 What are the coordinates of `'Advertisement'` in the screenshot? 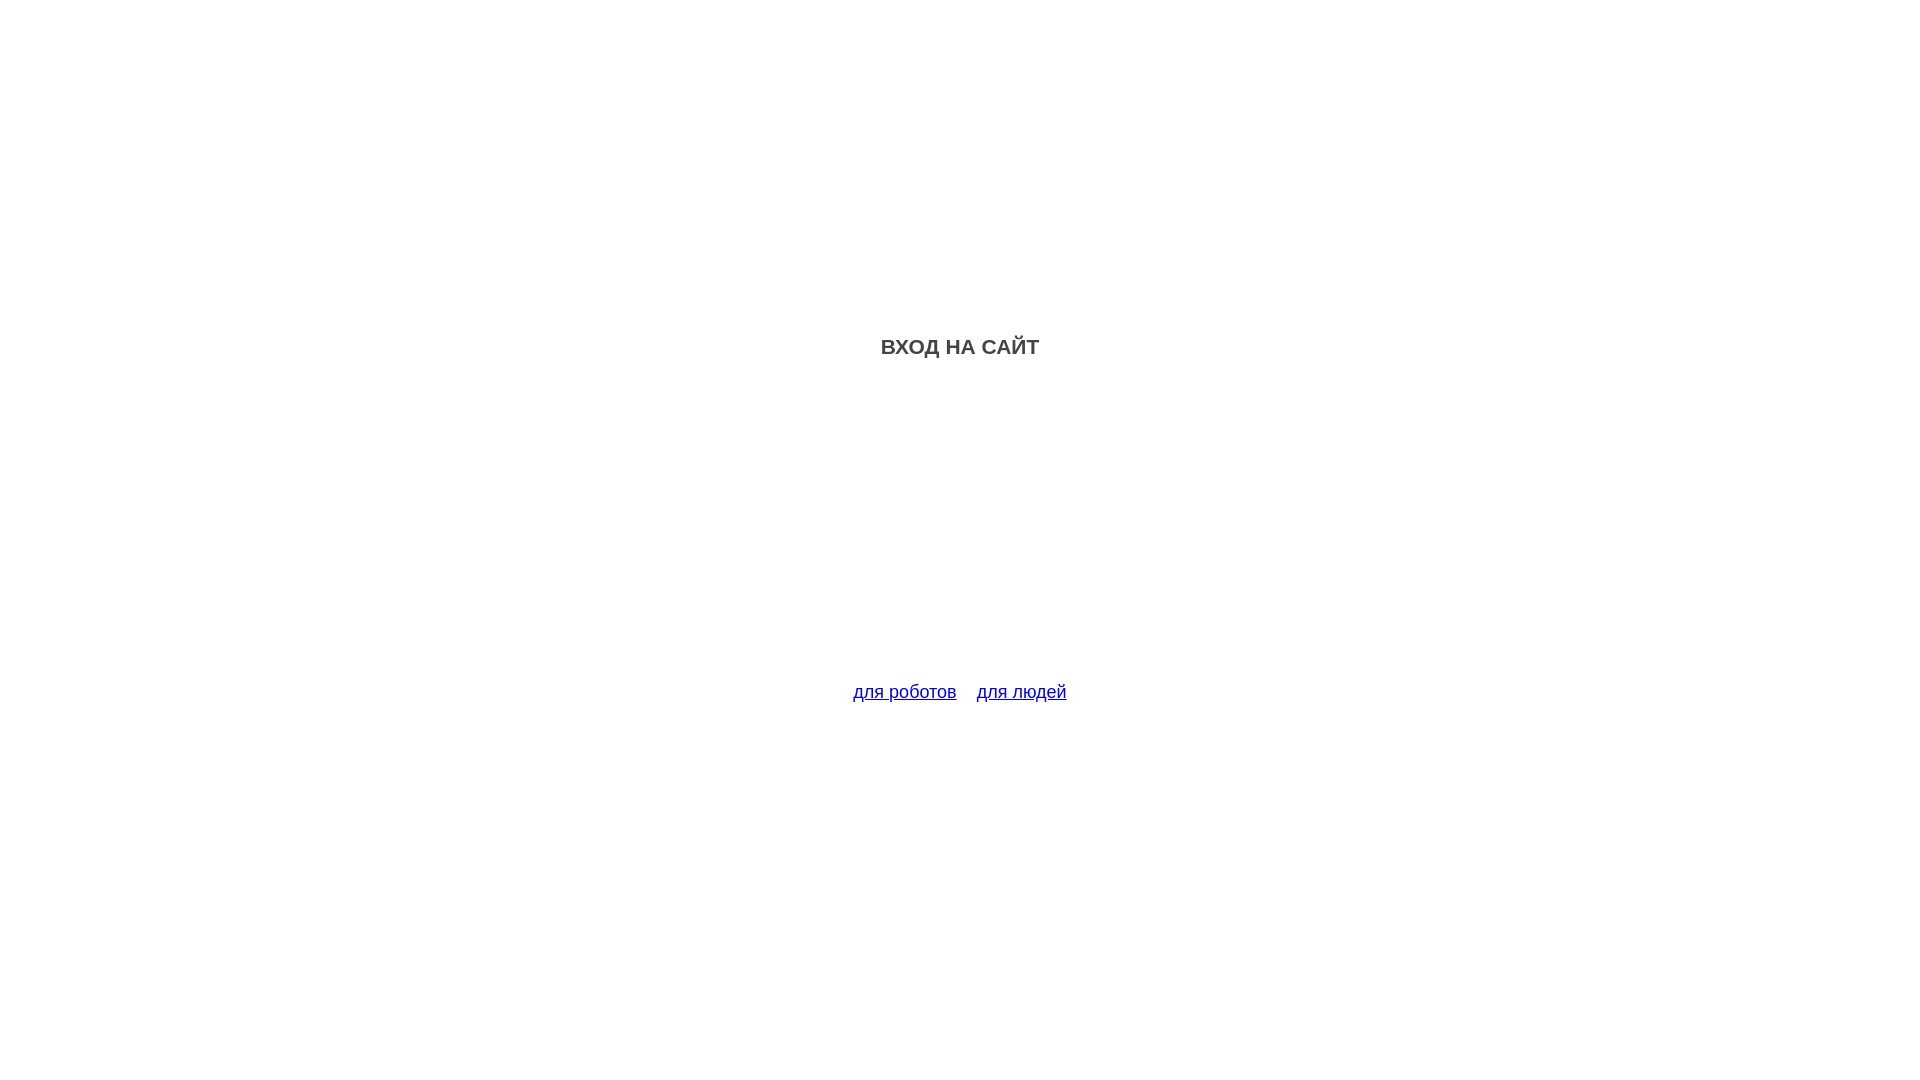 It's located at (960, 531).